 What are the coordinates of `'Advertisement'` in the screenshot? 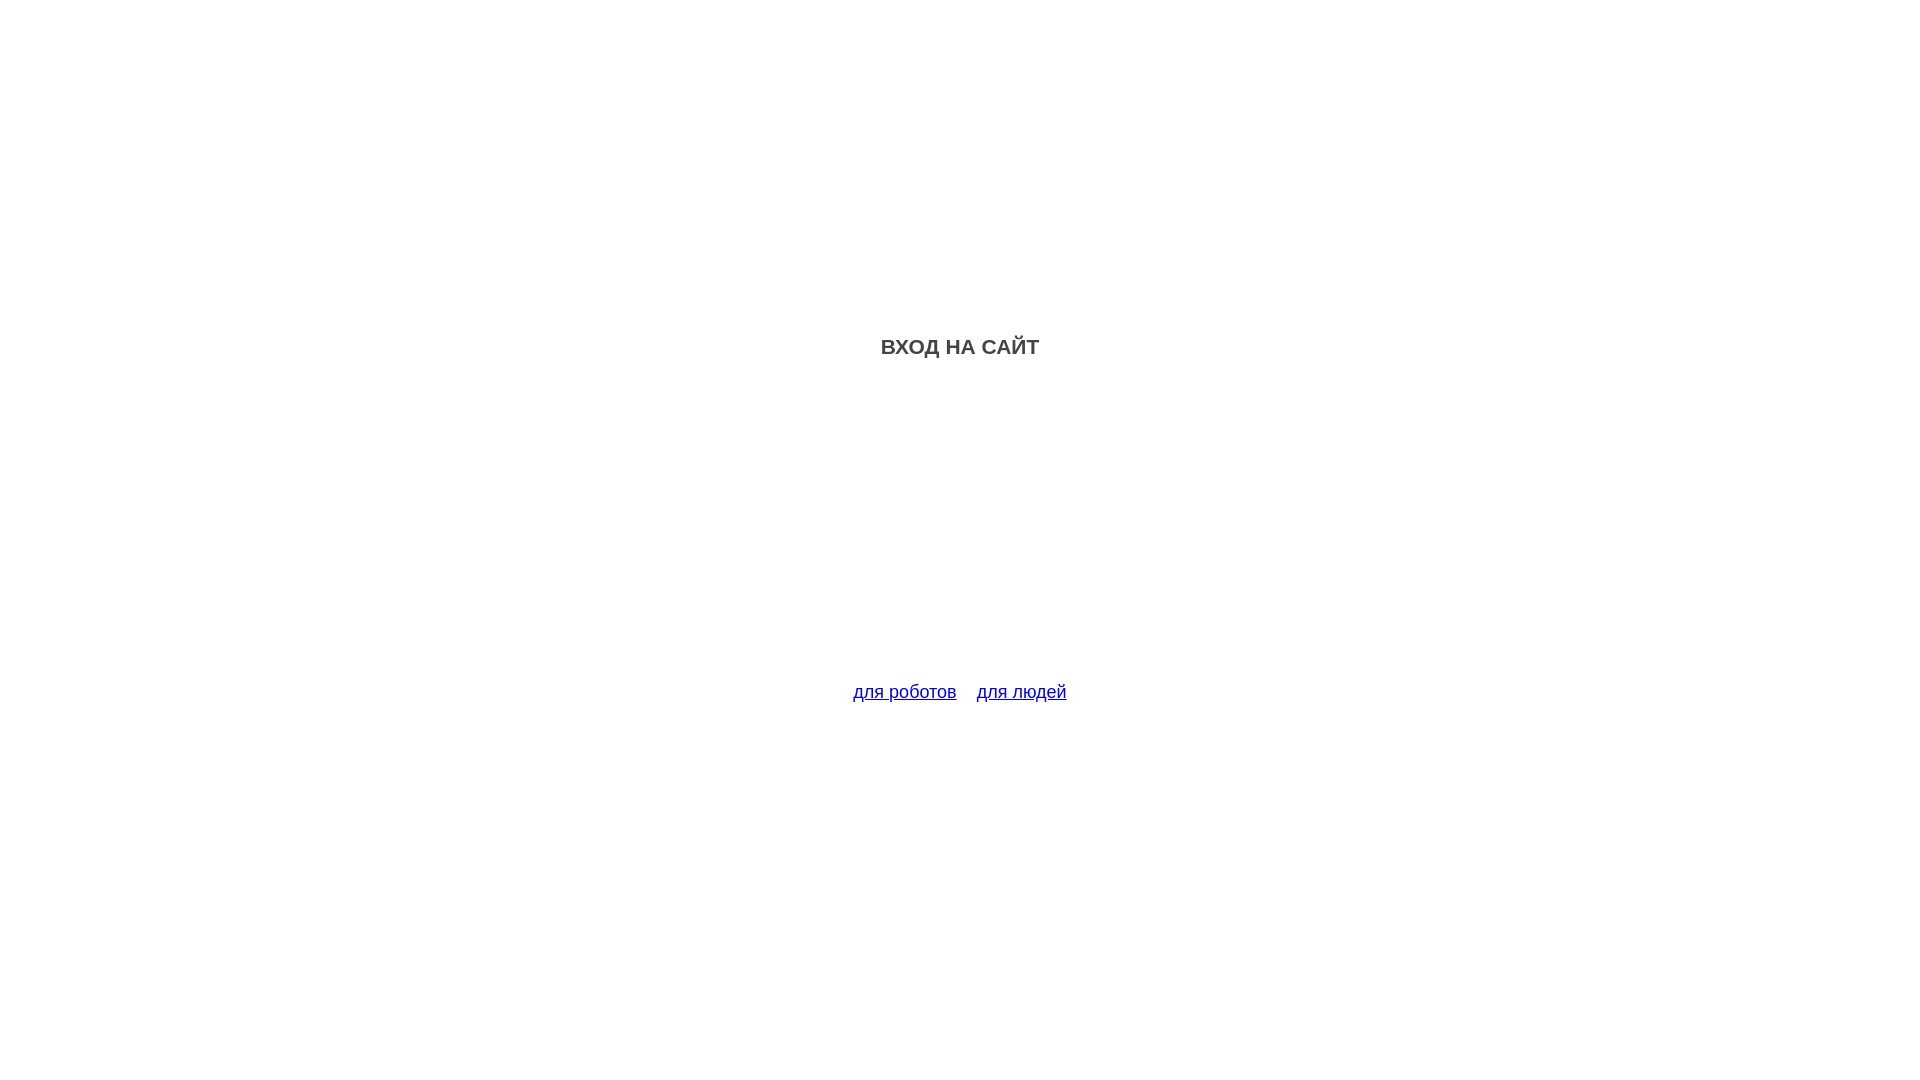 It's located at (960, 531).